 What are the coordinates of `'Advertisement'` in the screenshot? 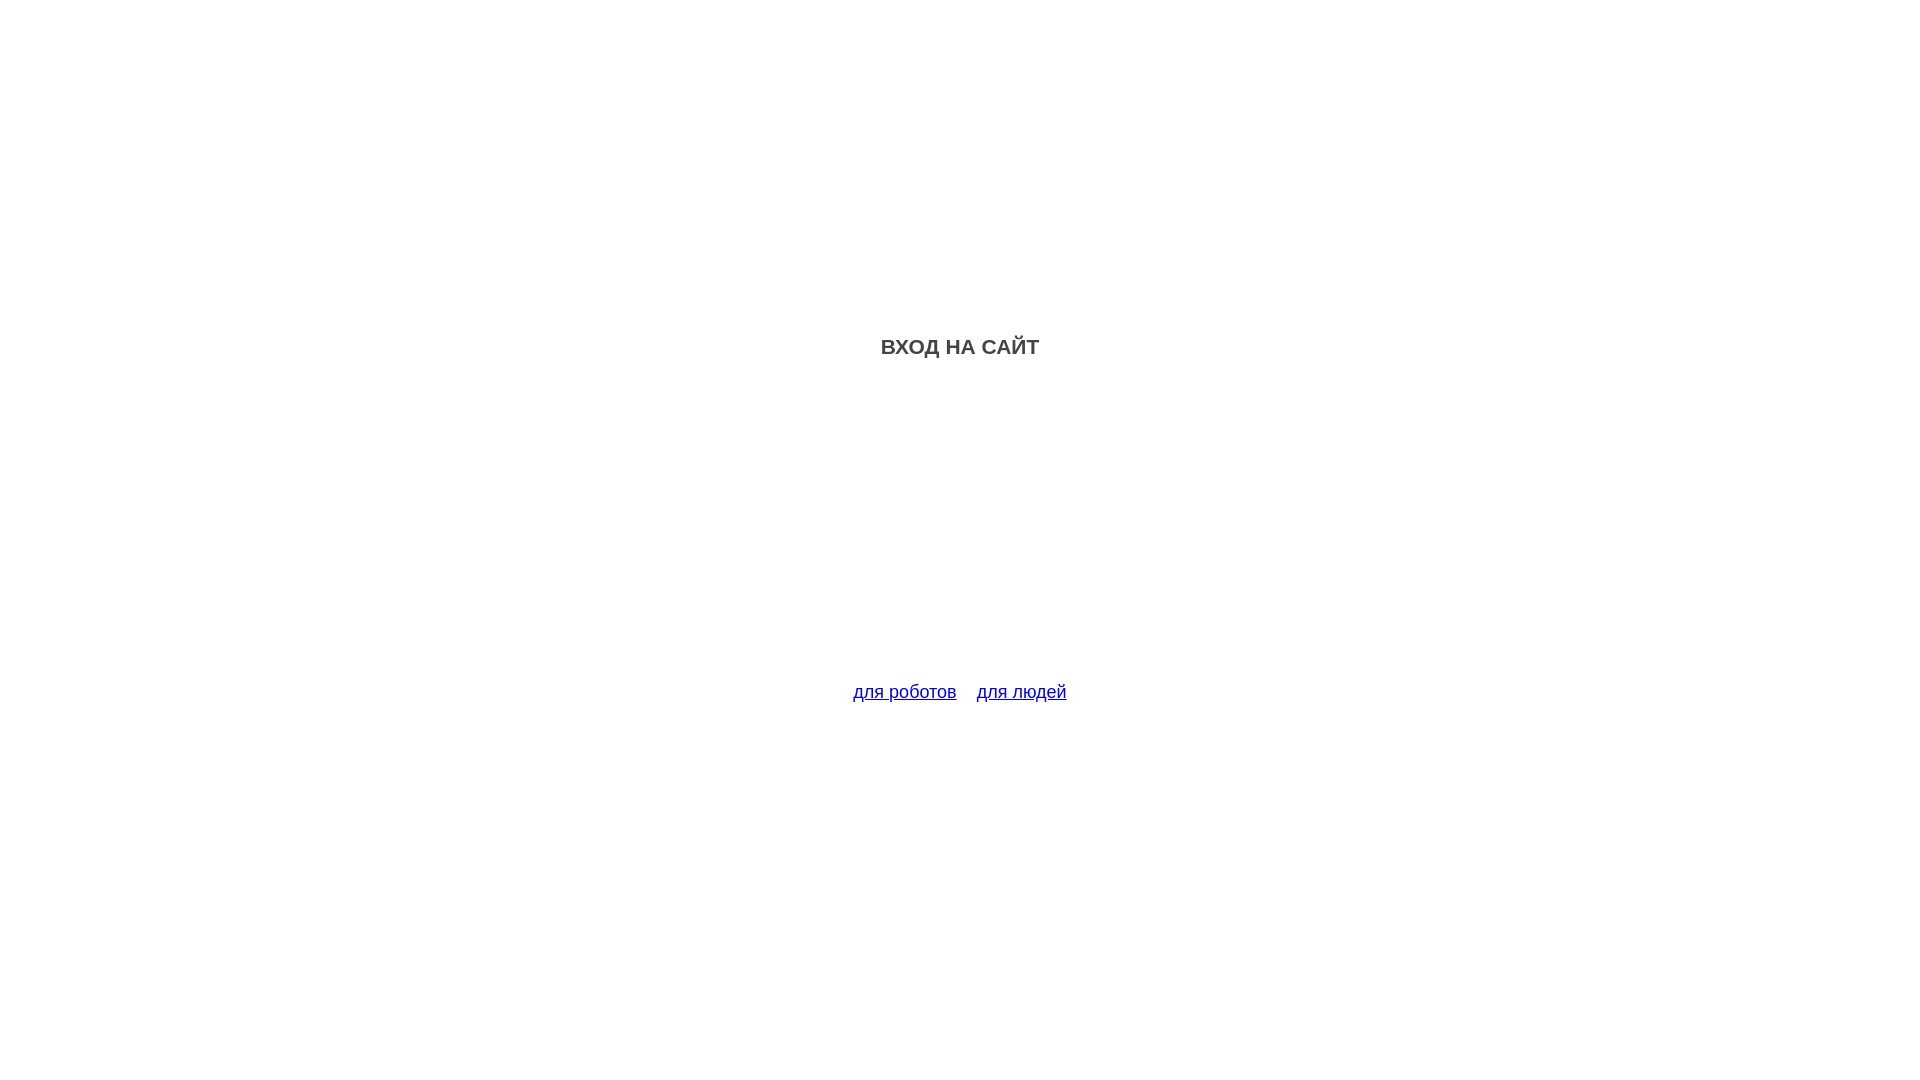 It's located at (960, 531).